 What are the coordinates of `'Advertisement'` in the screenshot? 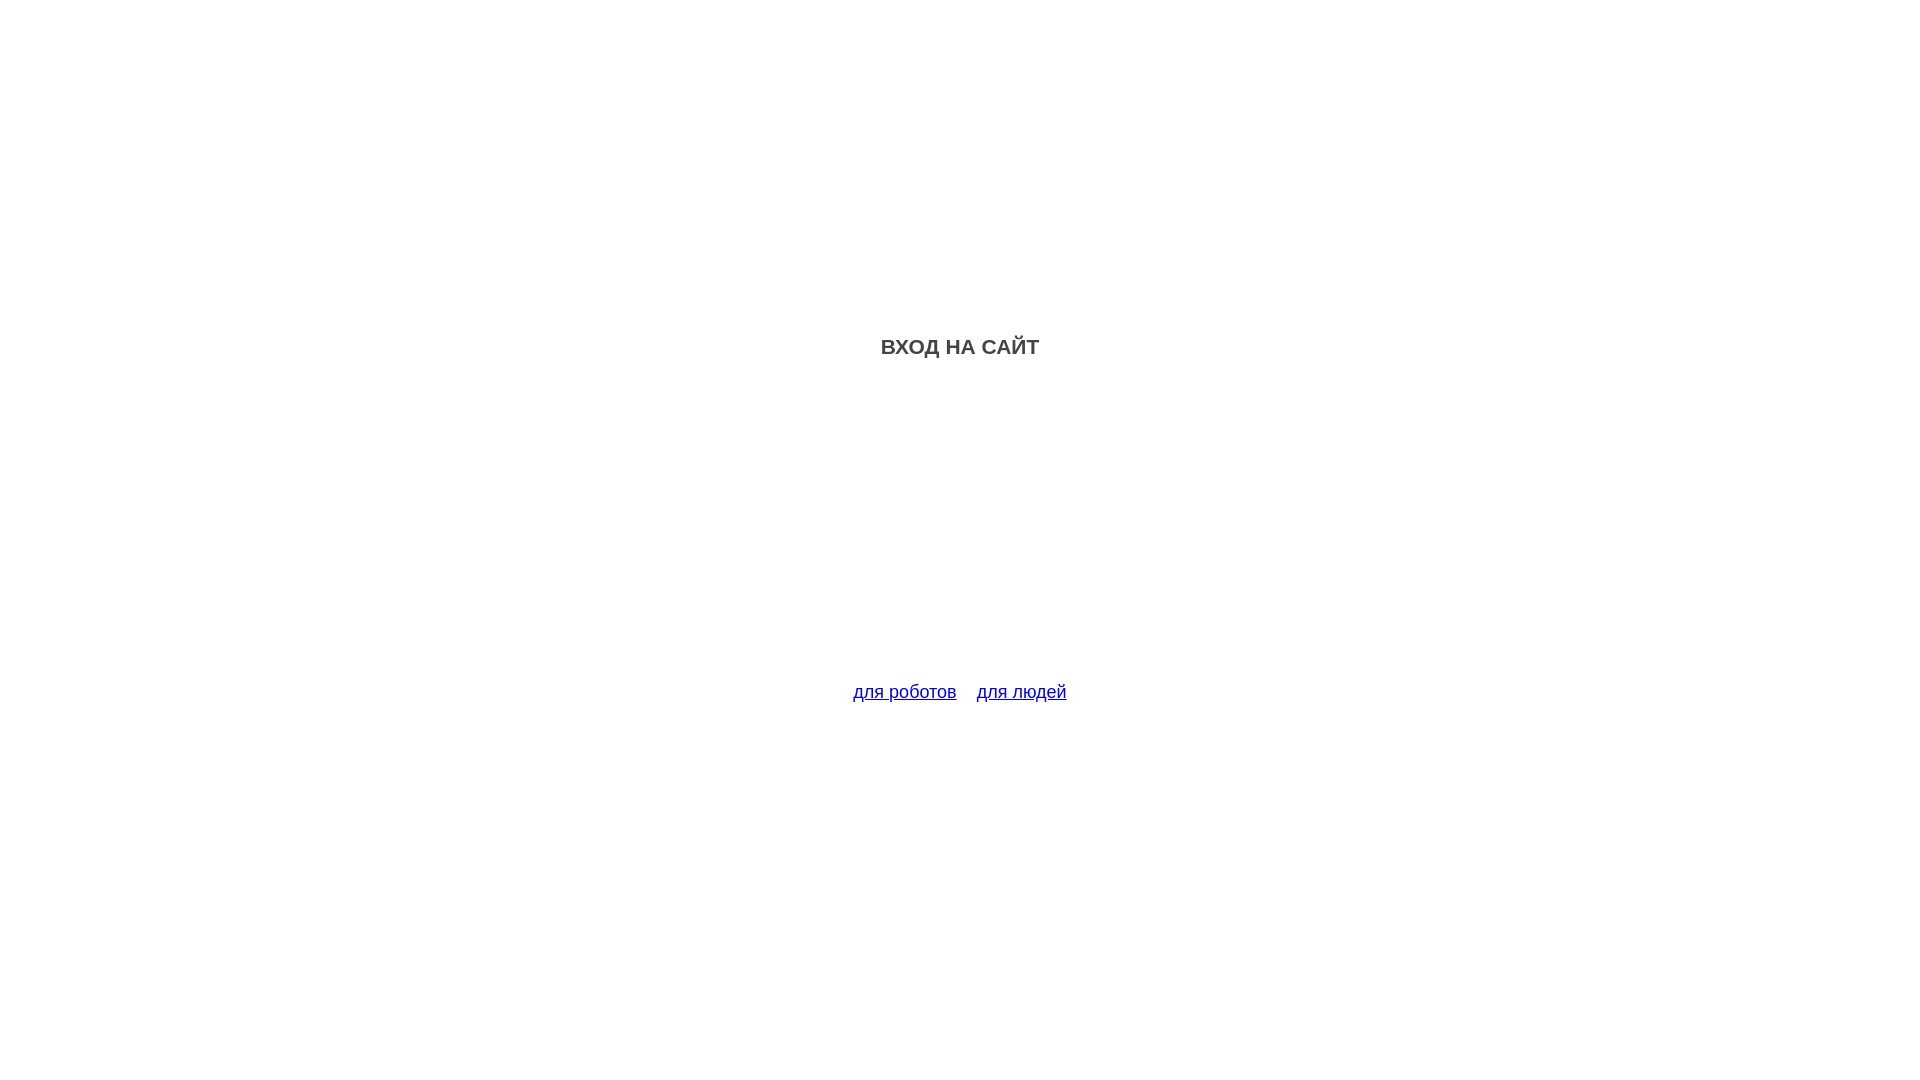 It's located at (960, 531).